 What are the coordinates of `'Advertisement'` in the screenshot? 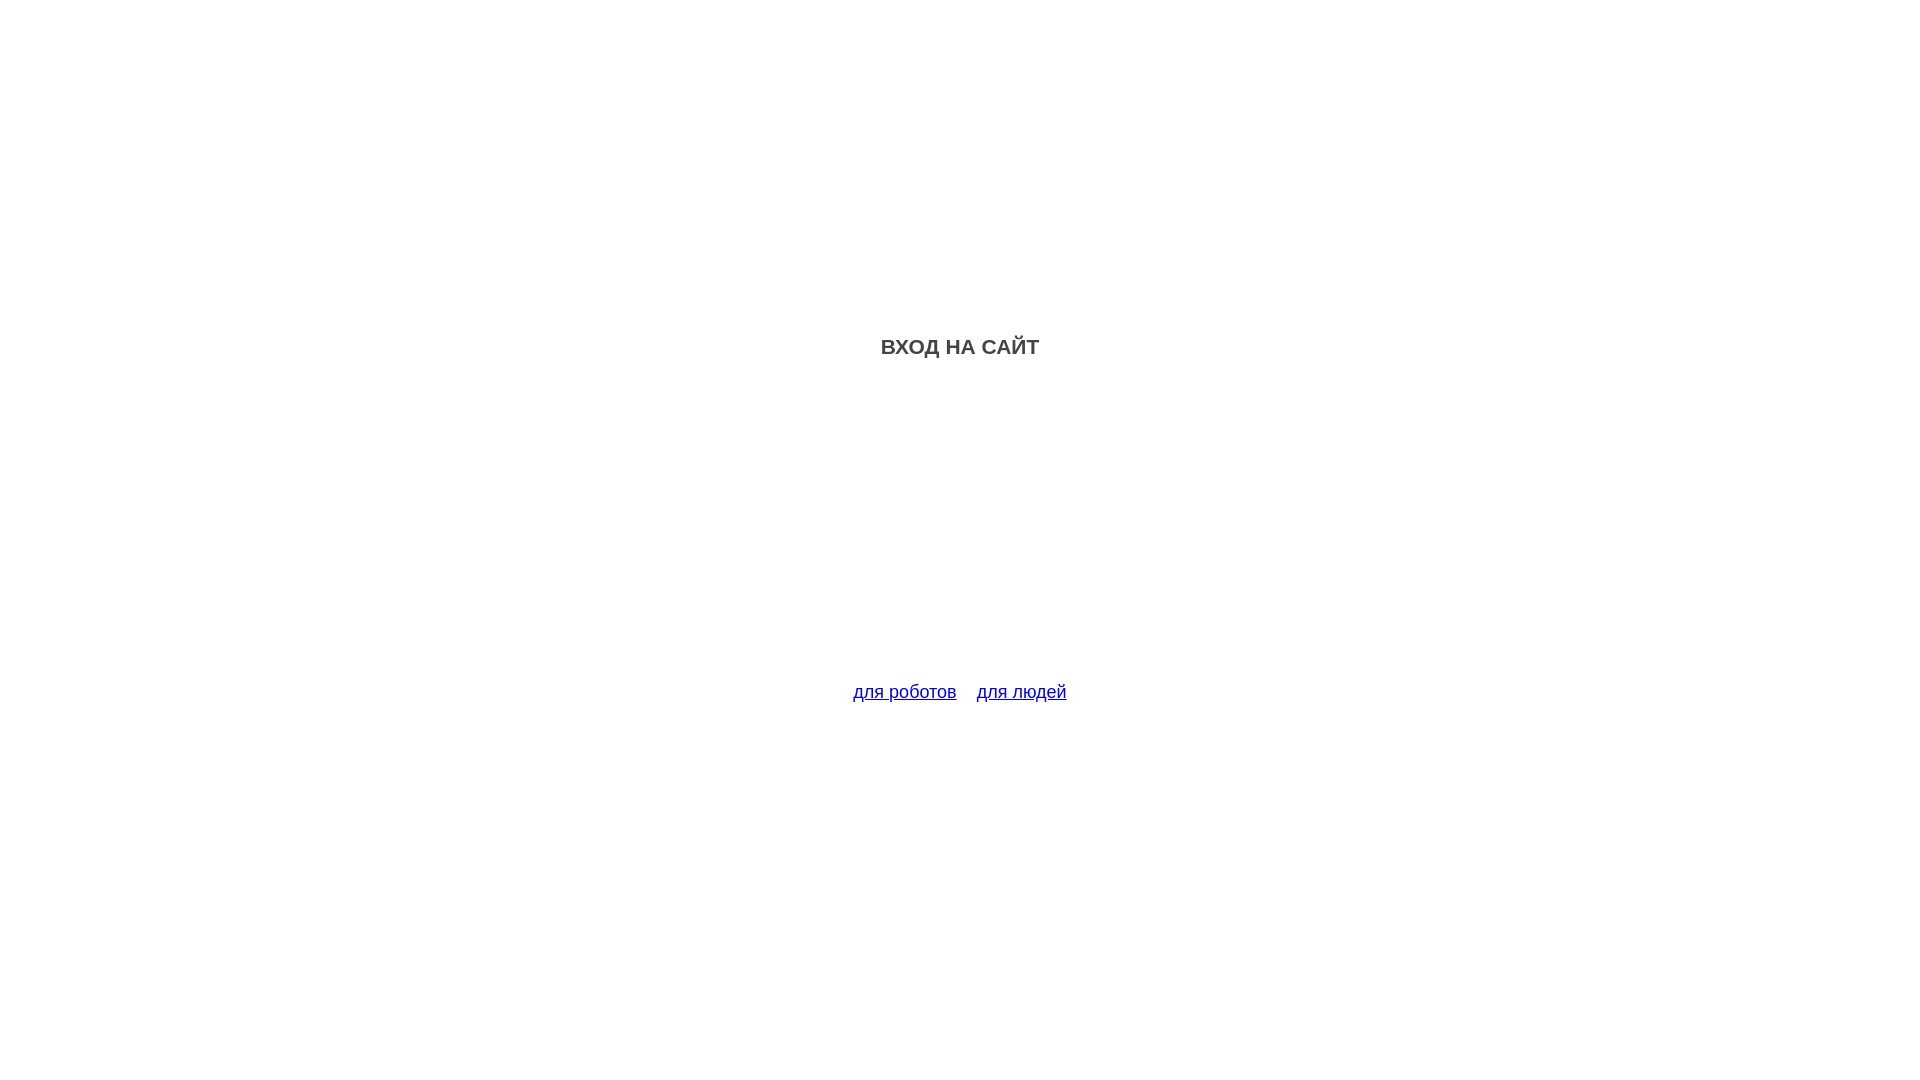 It's located at (960, 531).